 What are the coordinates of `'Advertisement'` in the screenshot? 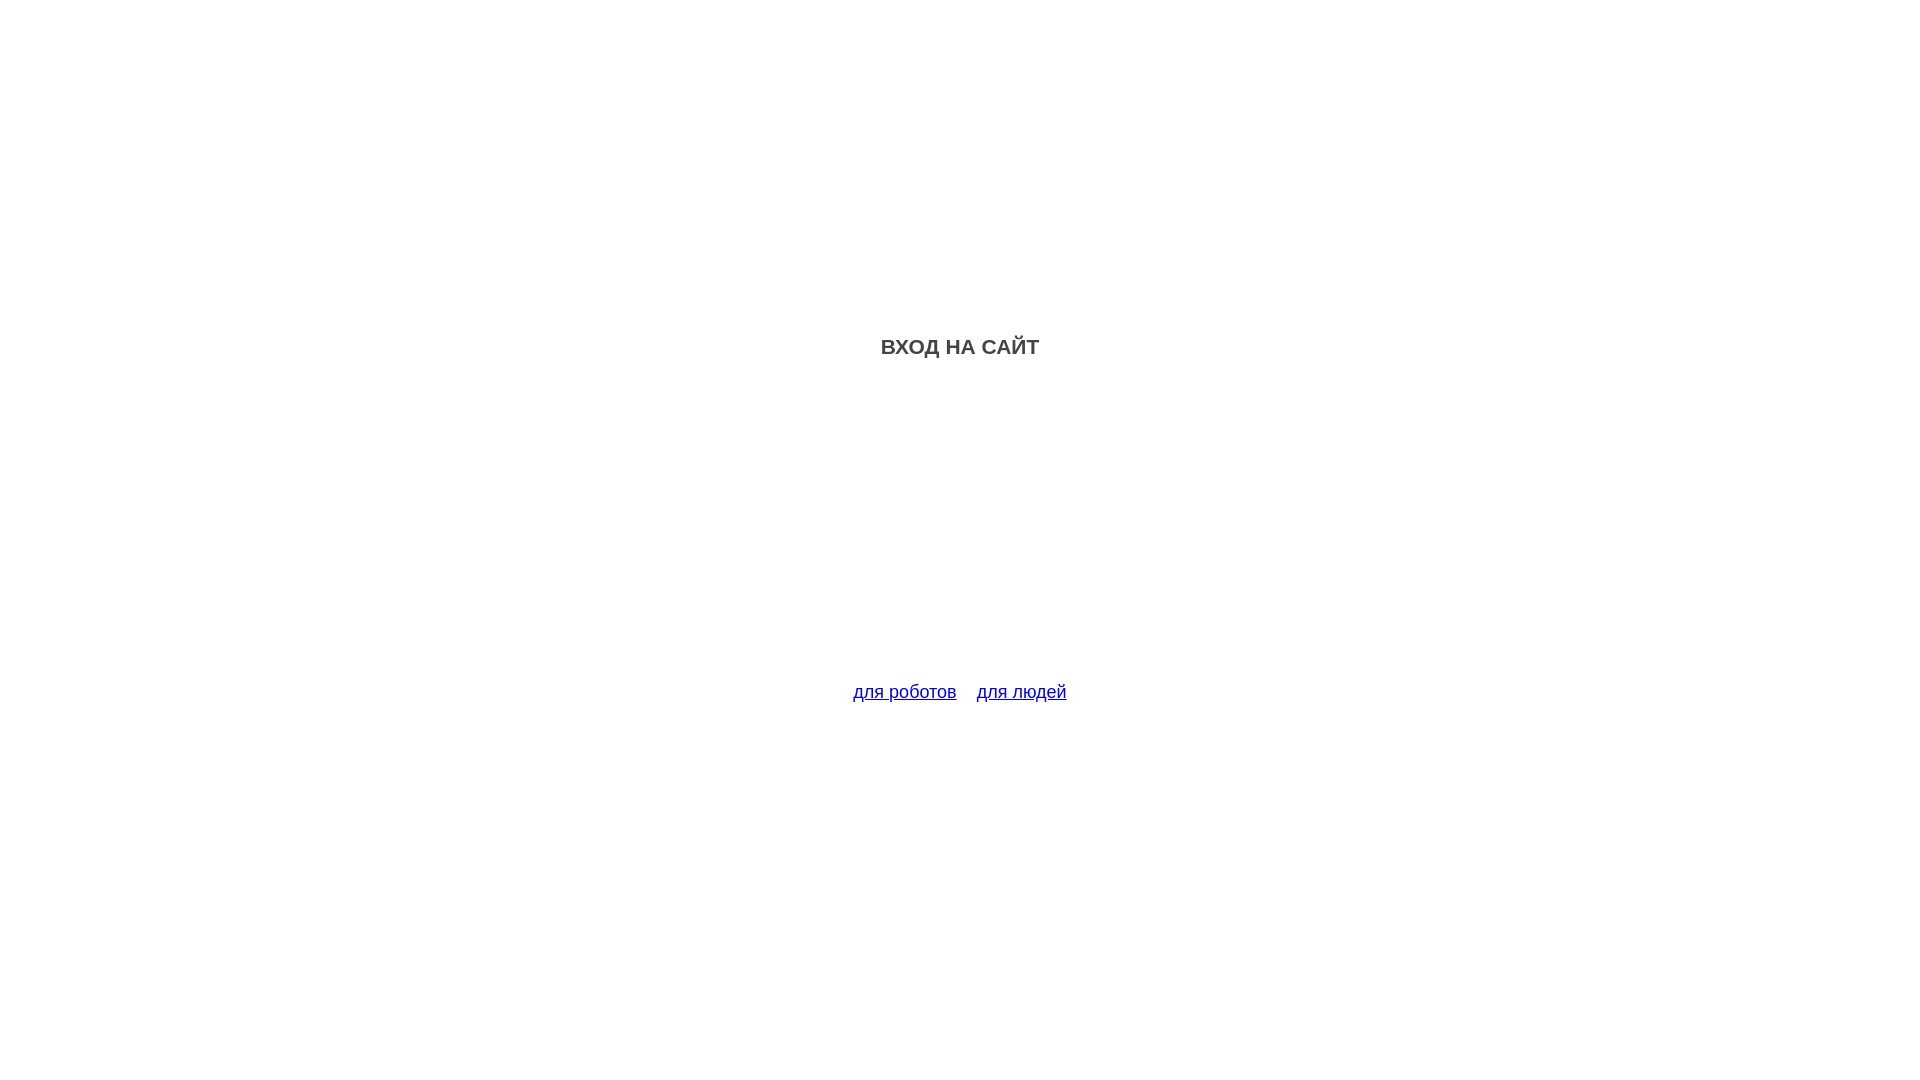 It's located at (960, 531).